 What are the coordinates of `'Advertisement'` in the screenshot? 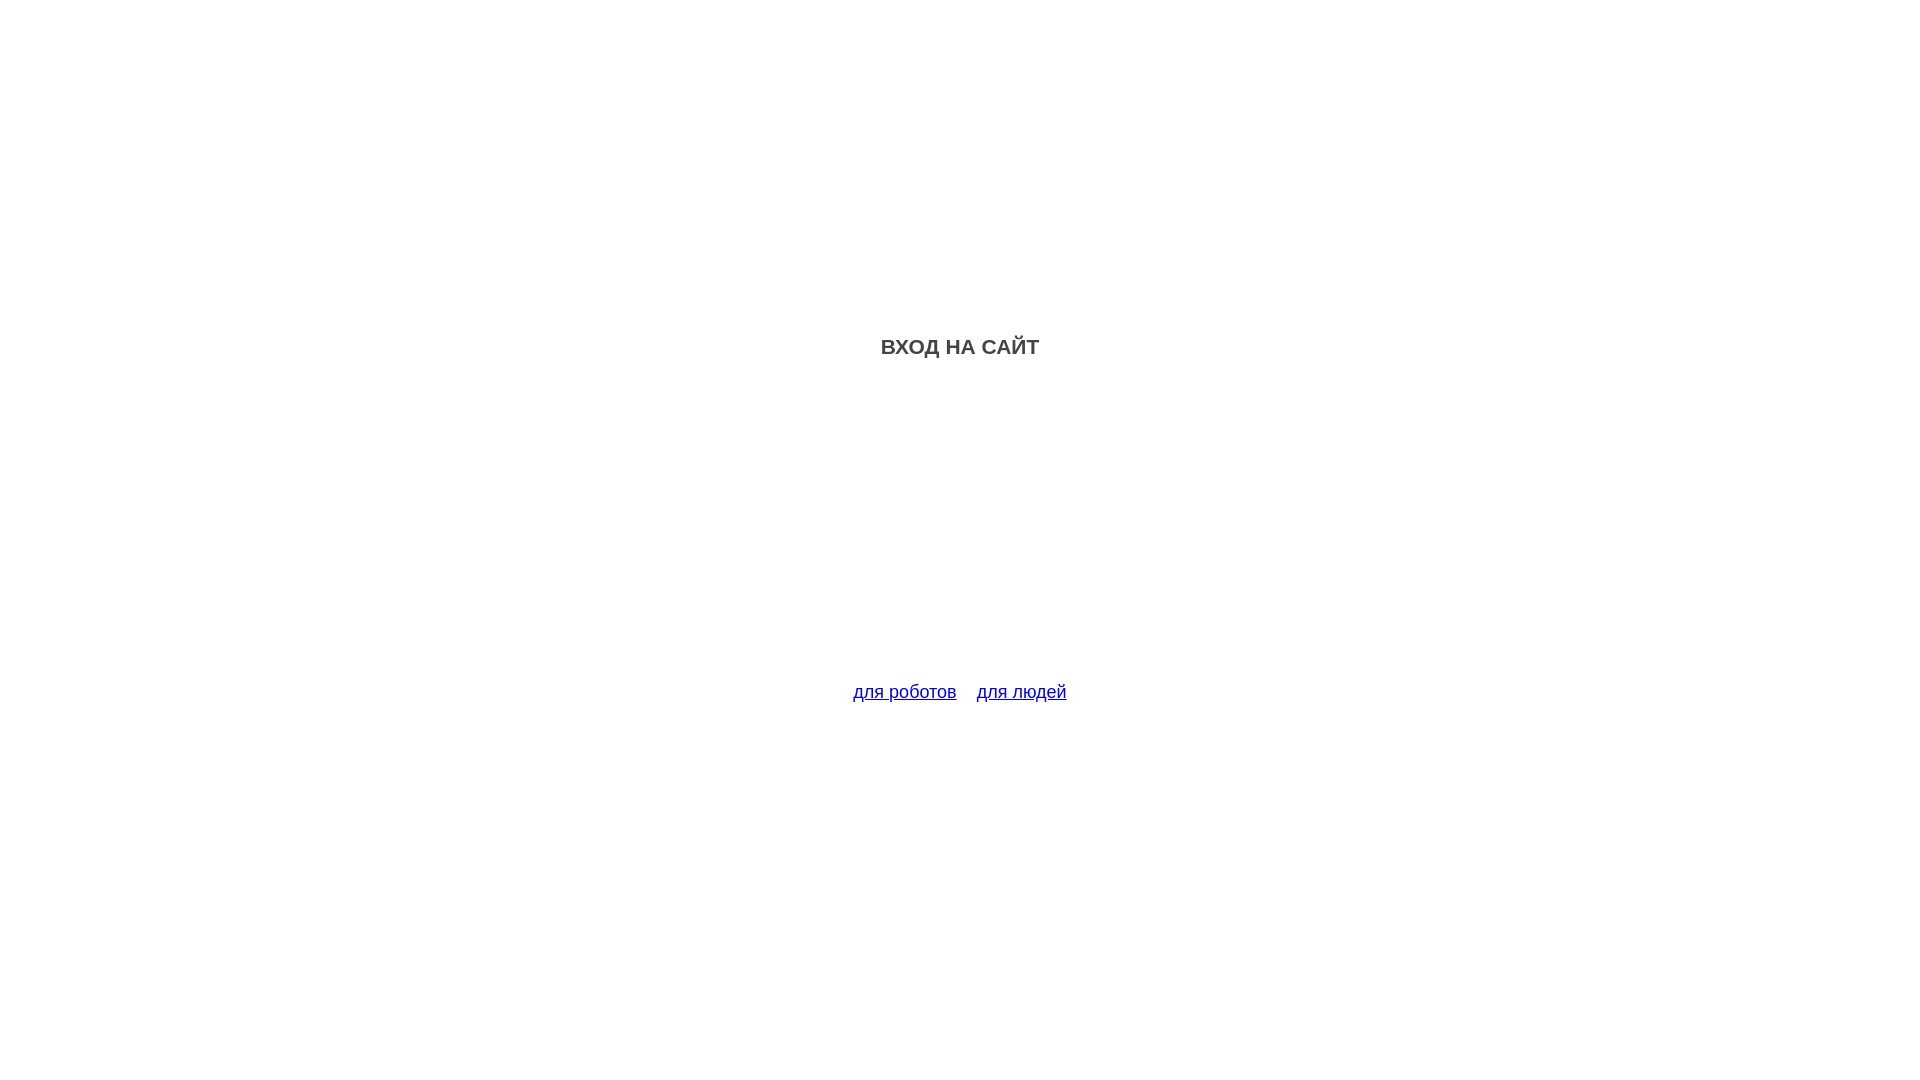 It's located at (960, 531).